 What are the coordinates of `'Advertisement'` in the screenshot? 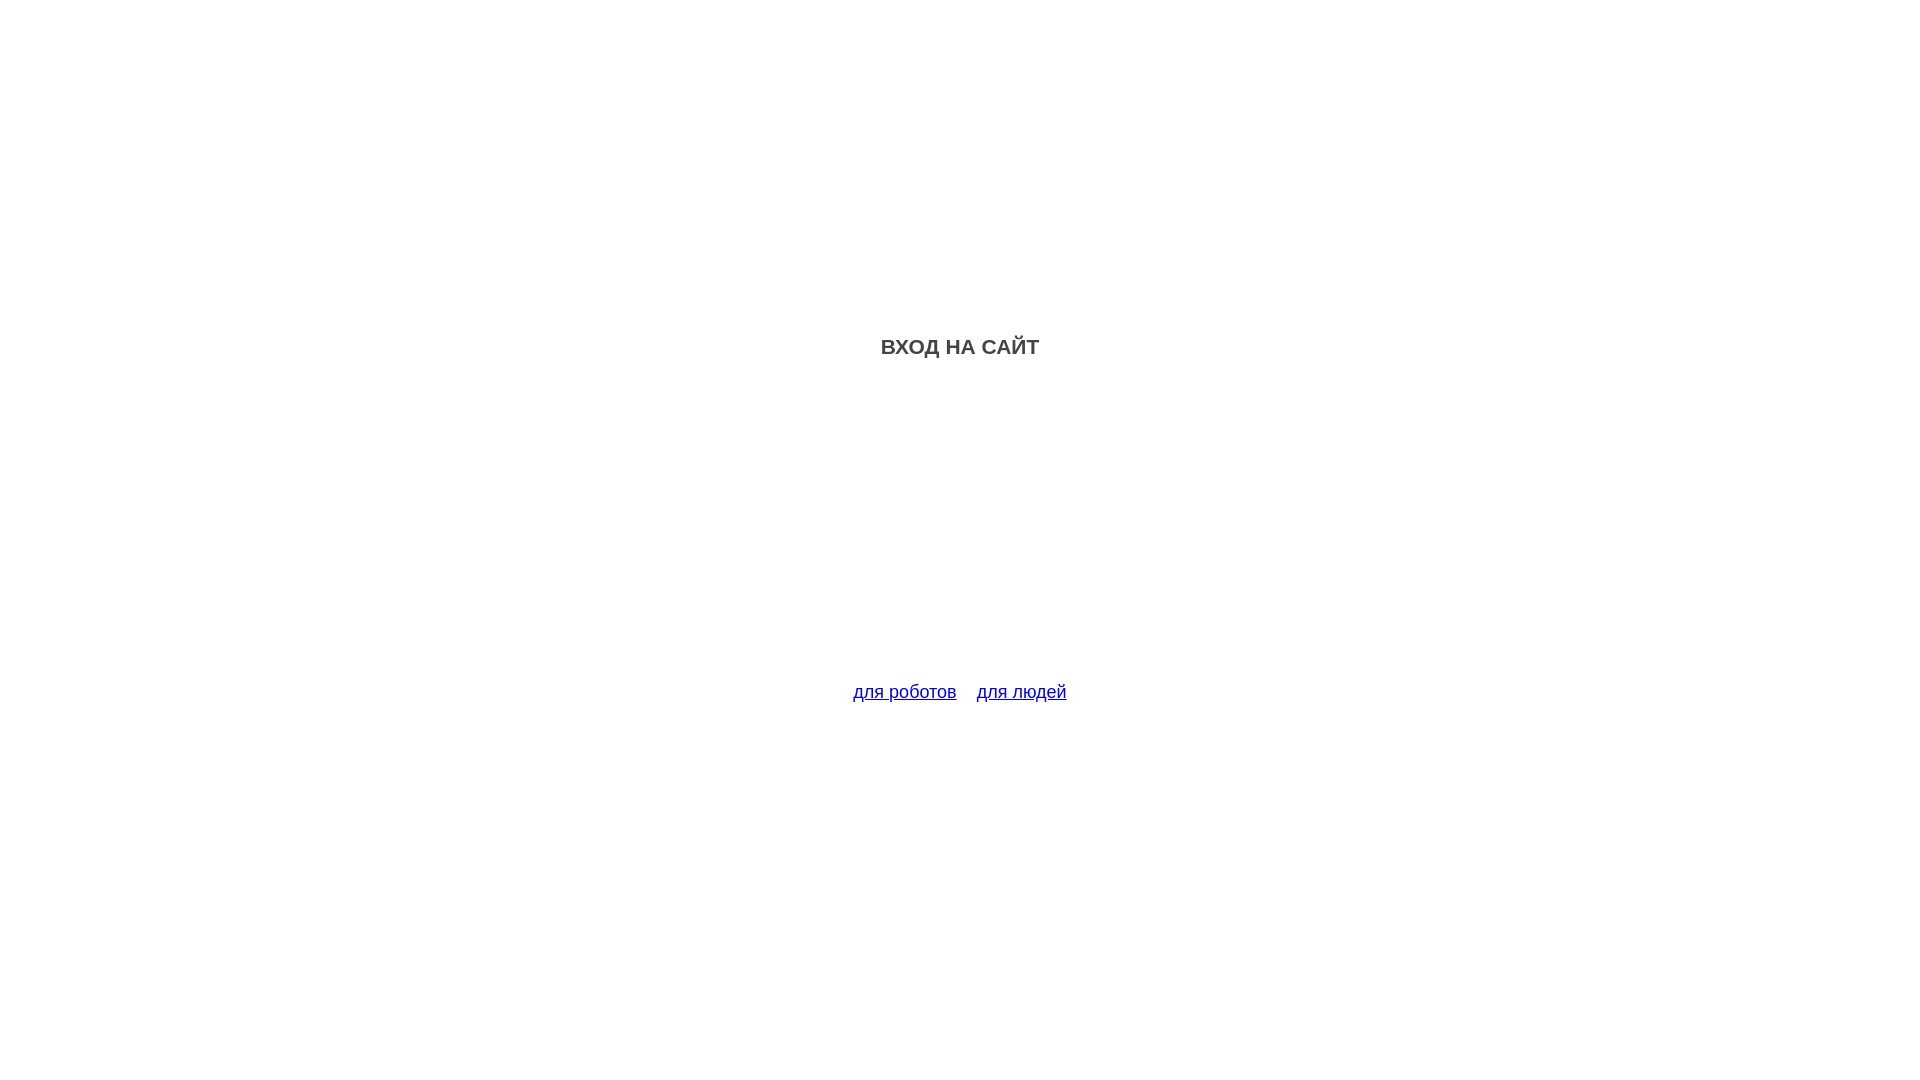 It's located at (960, 531).